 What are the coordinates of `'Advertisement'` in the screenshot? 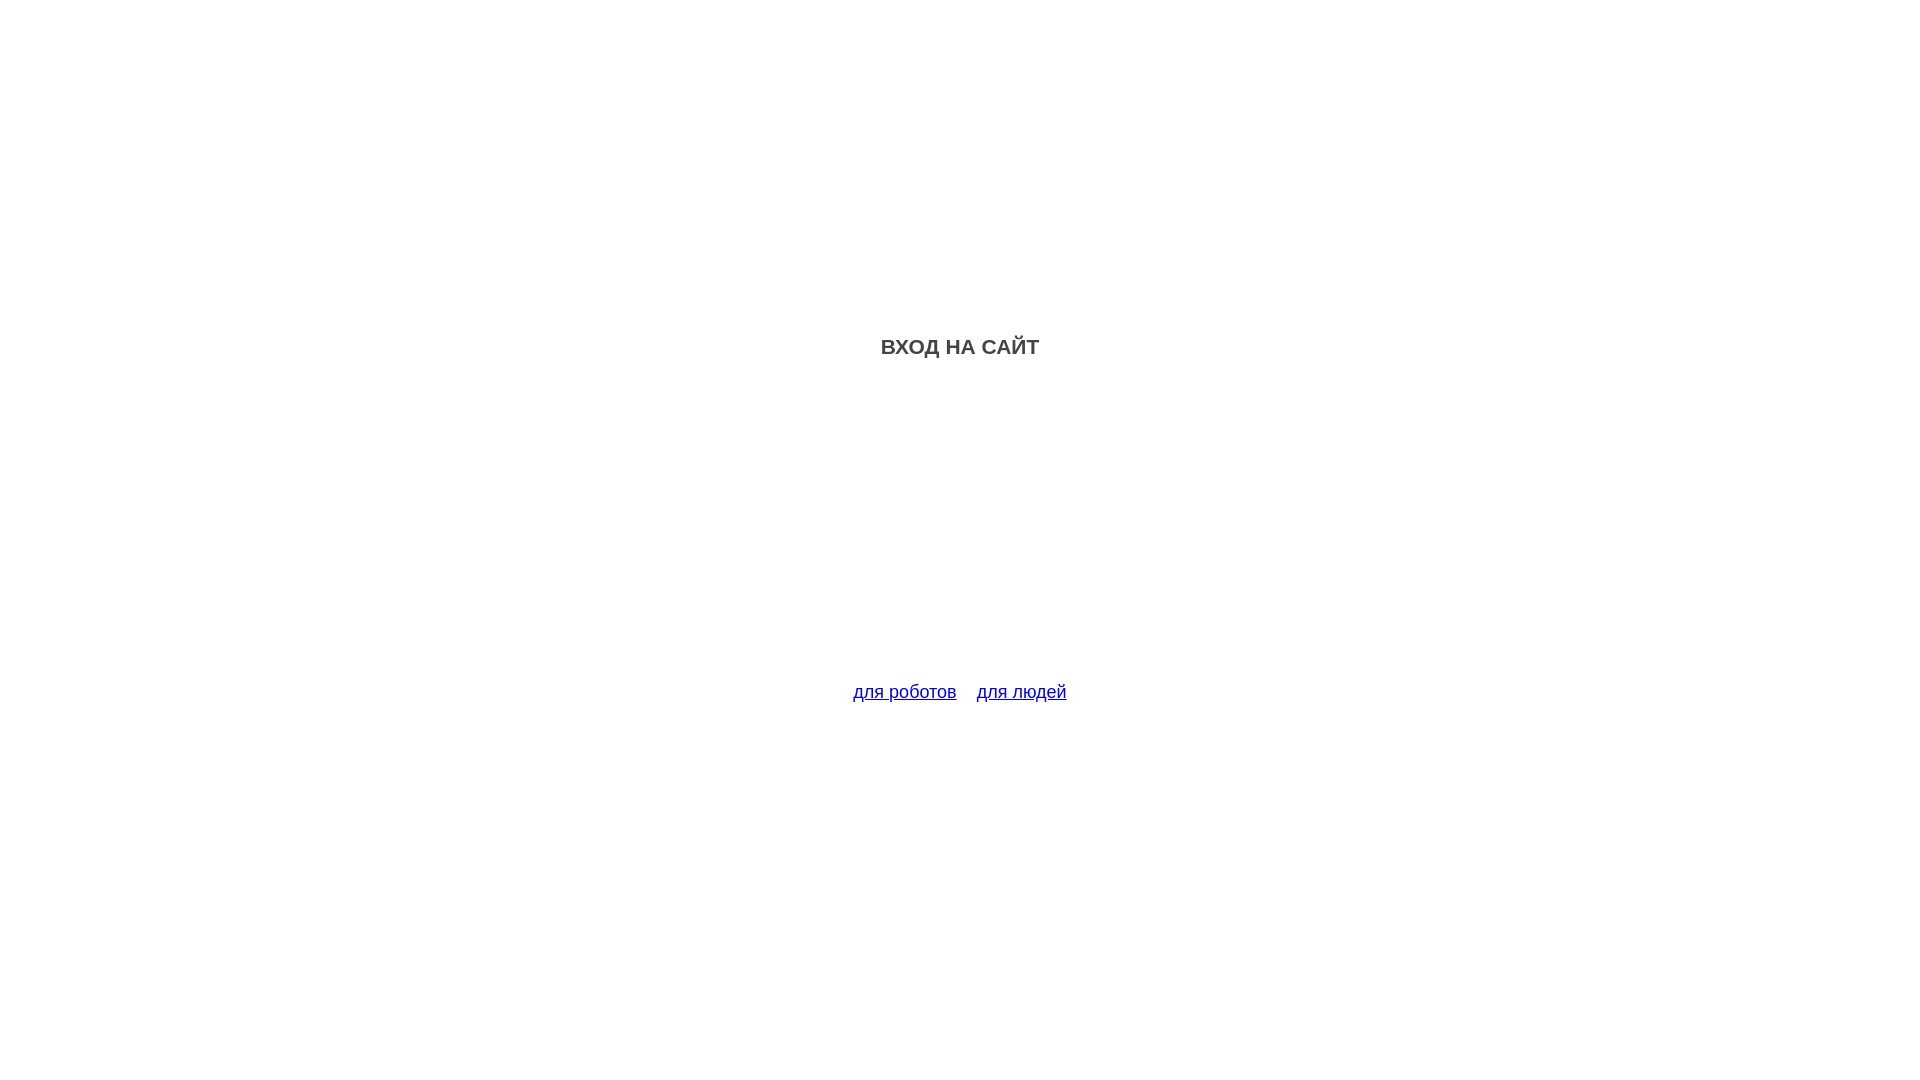 It's located at (960, 531).